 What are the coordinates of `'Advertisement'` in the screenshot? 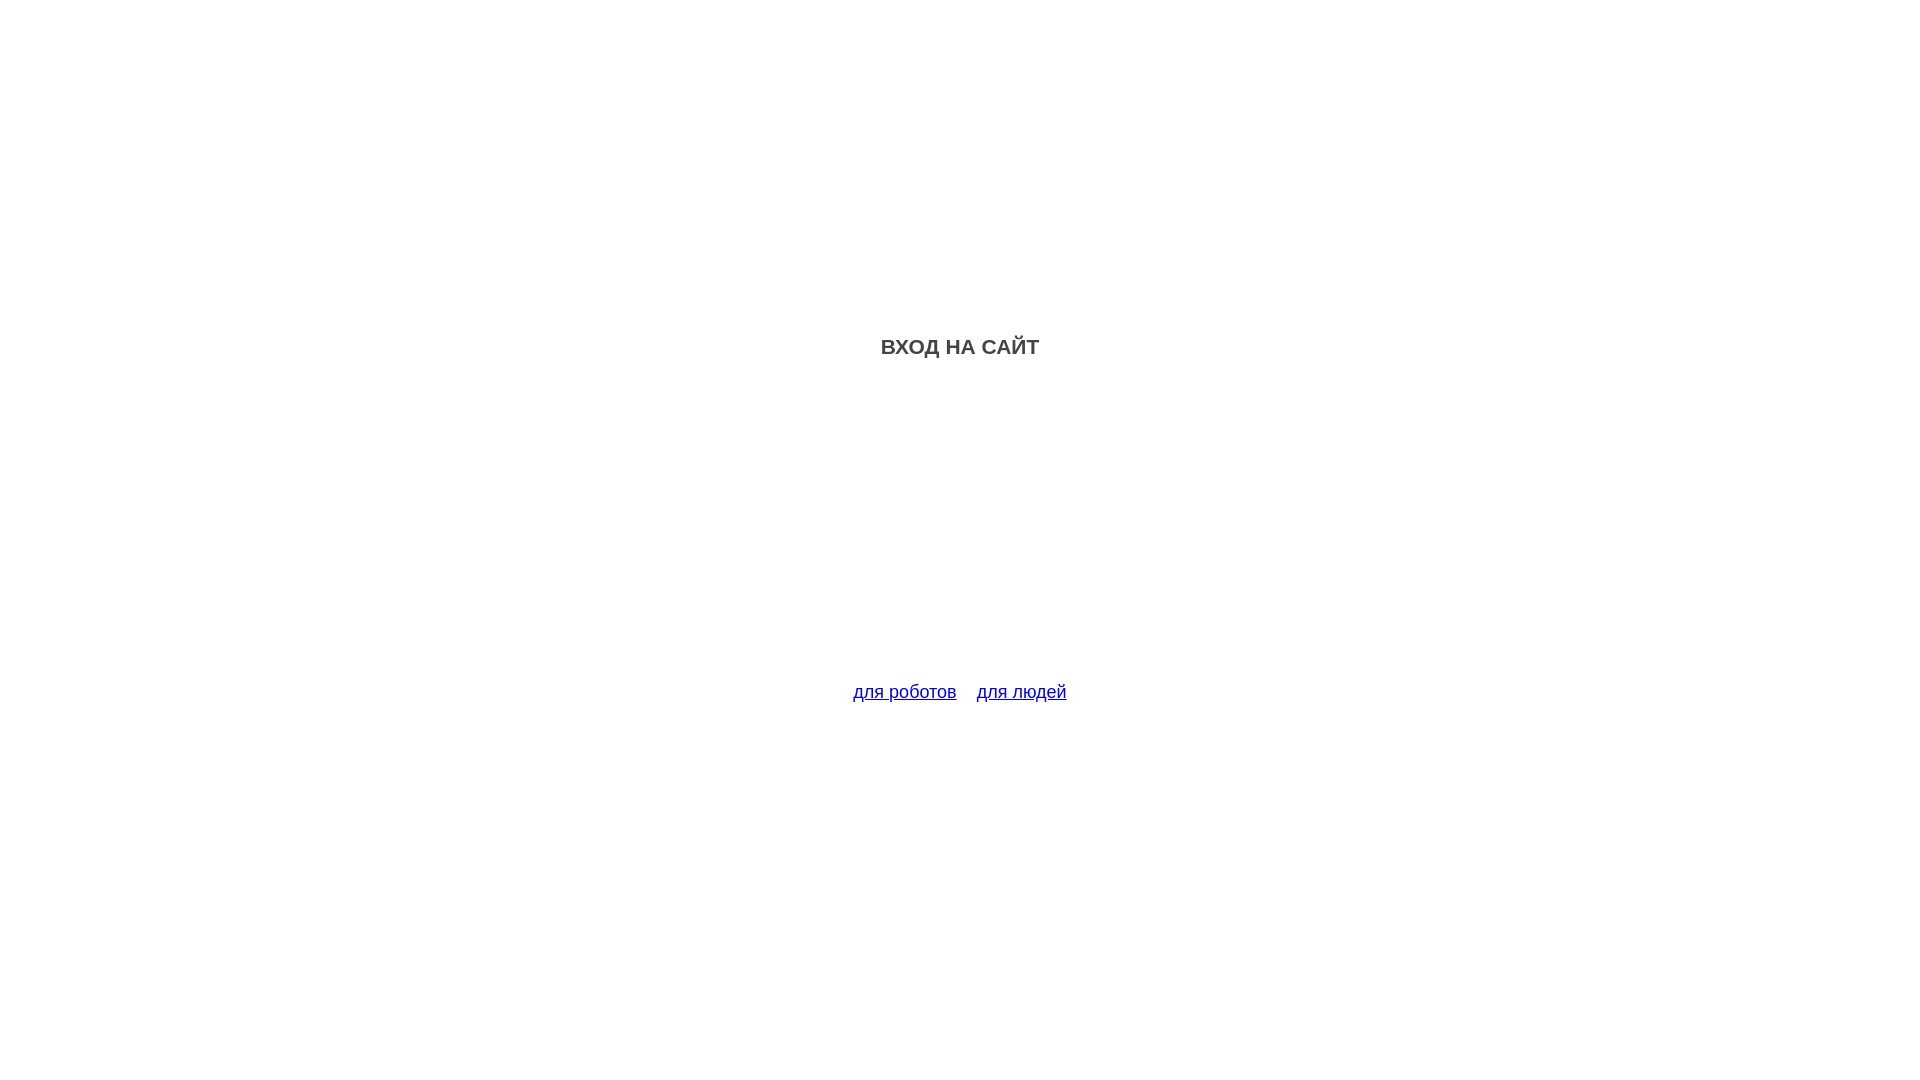 It's located at (960, 531).